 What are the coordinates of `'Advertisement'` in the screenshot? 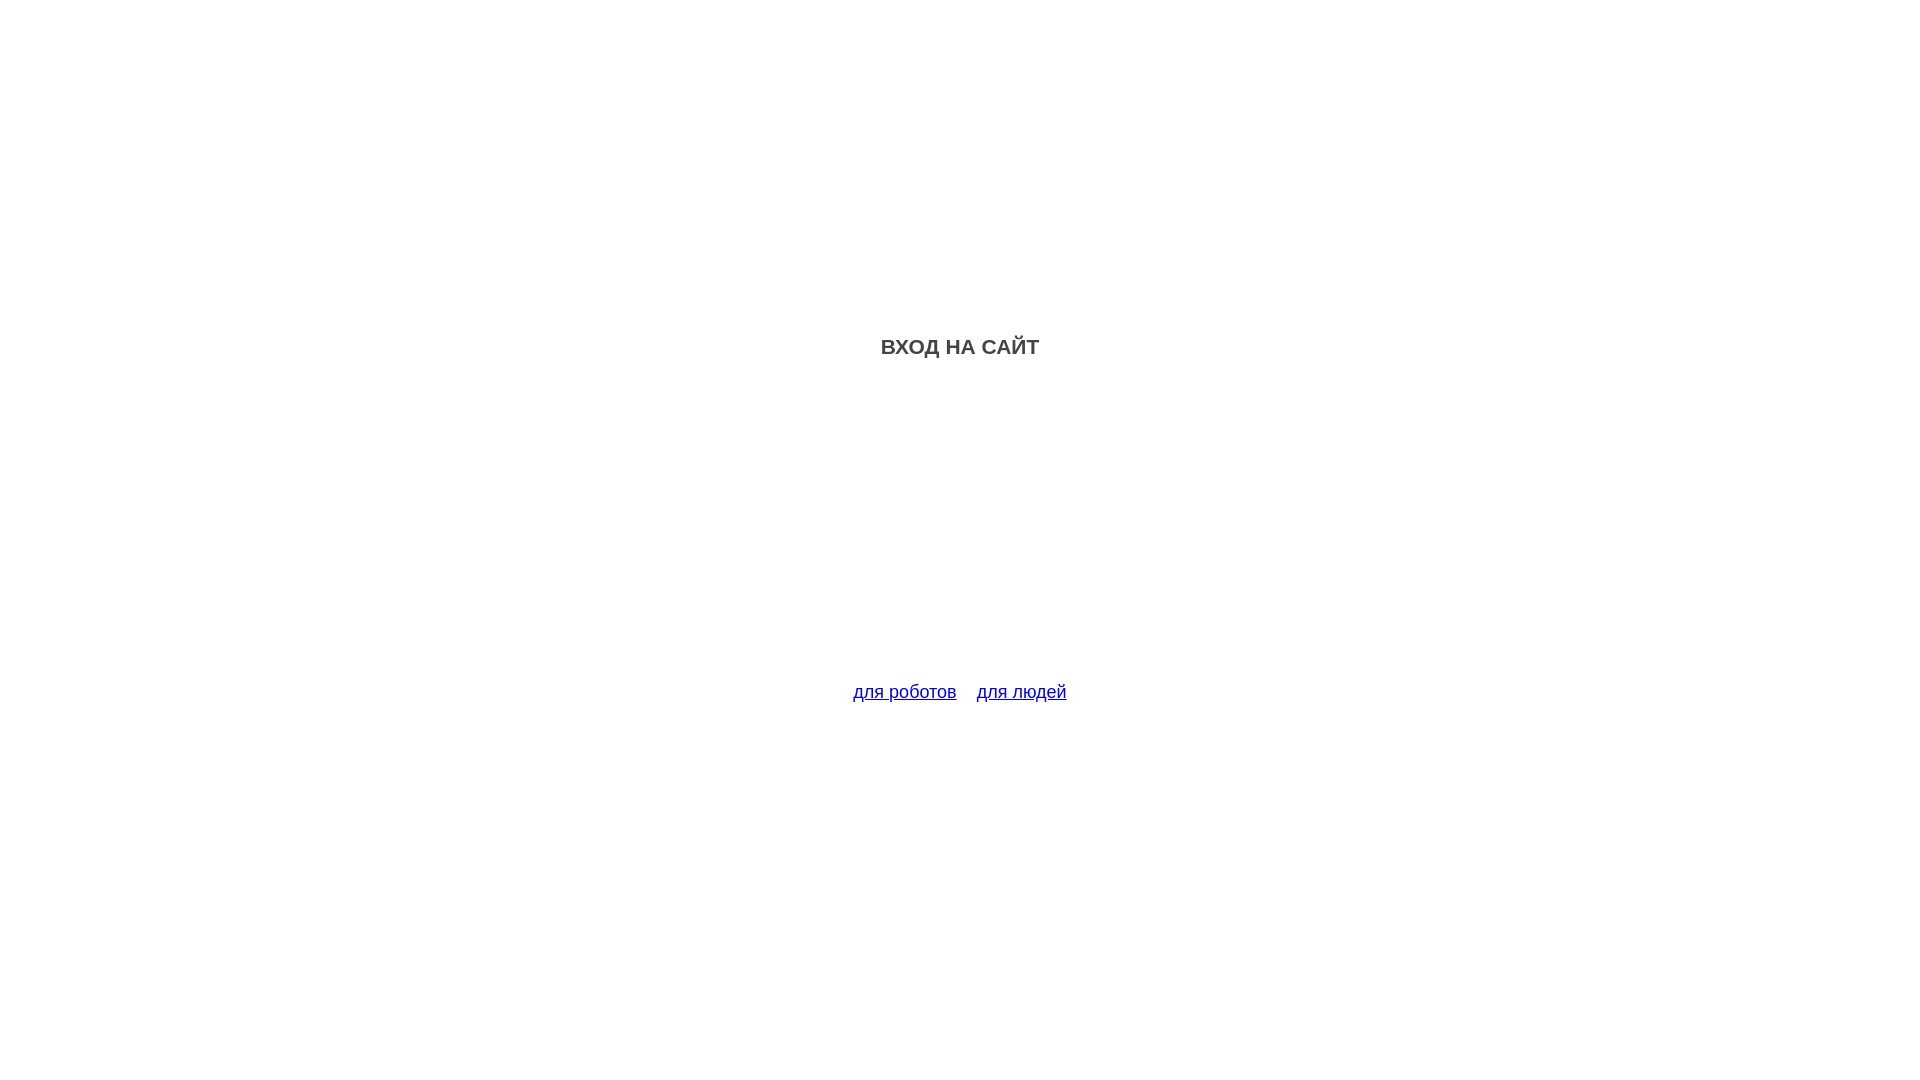 It's located at (960, 531).